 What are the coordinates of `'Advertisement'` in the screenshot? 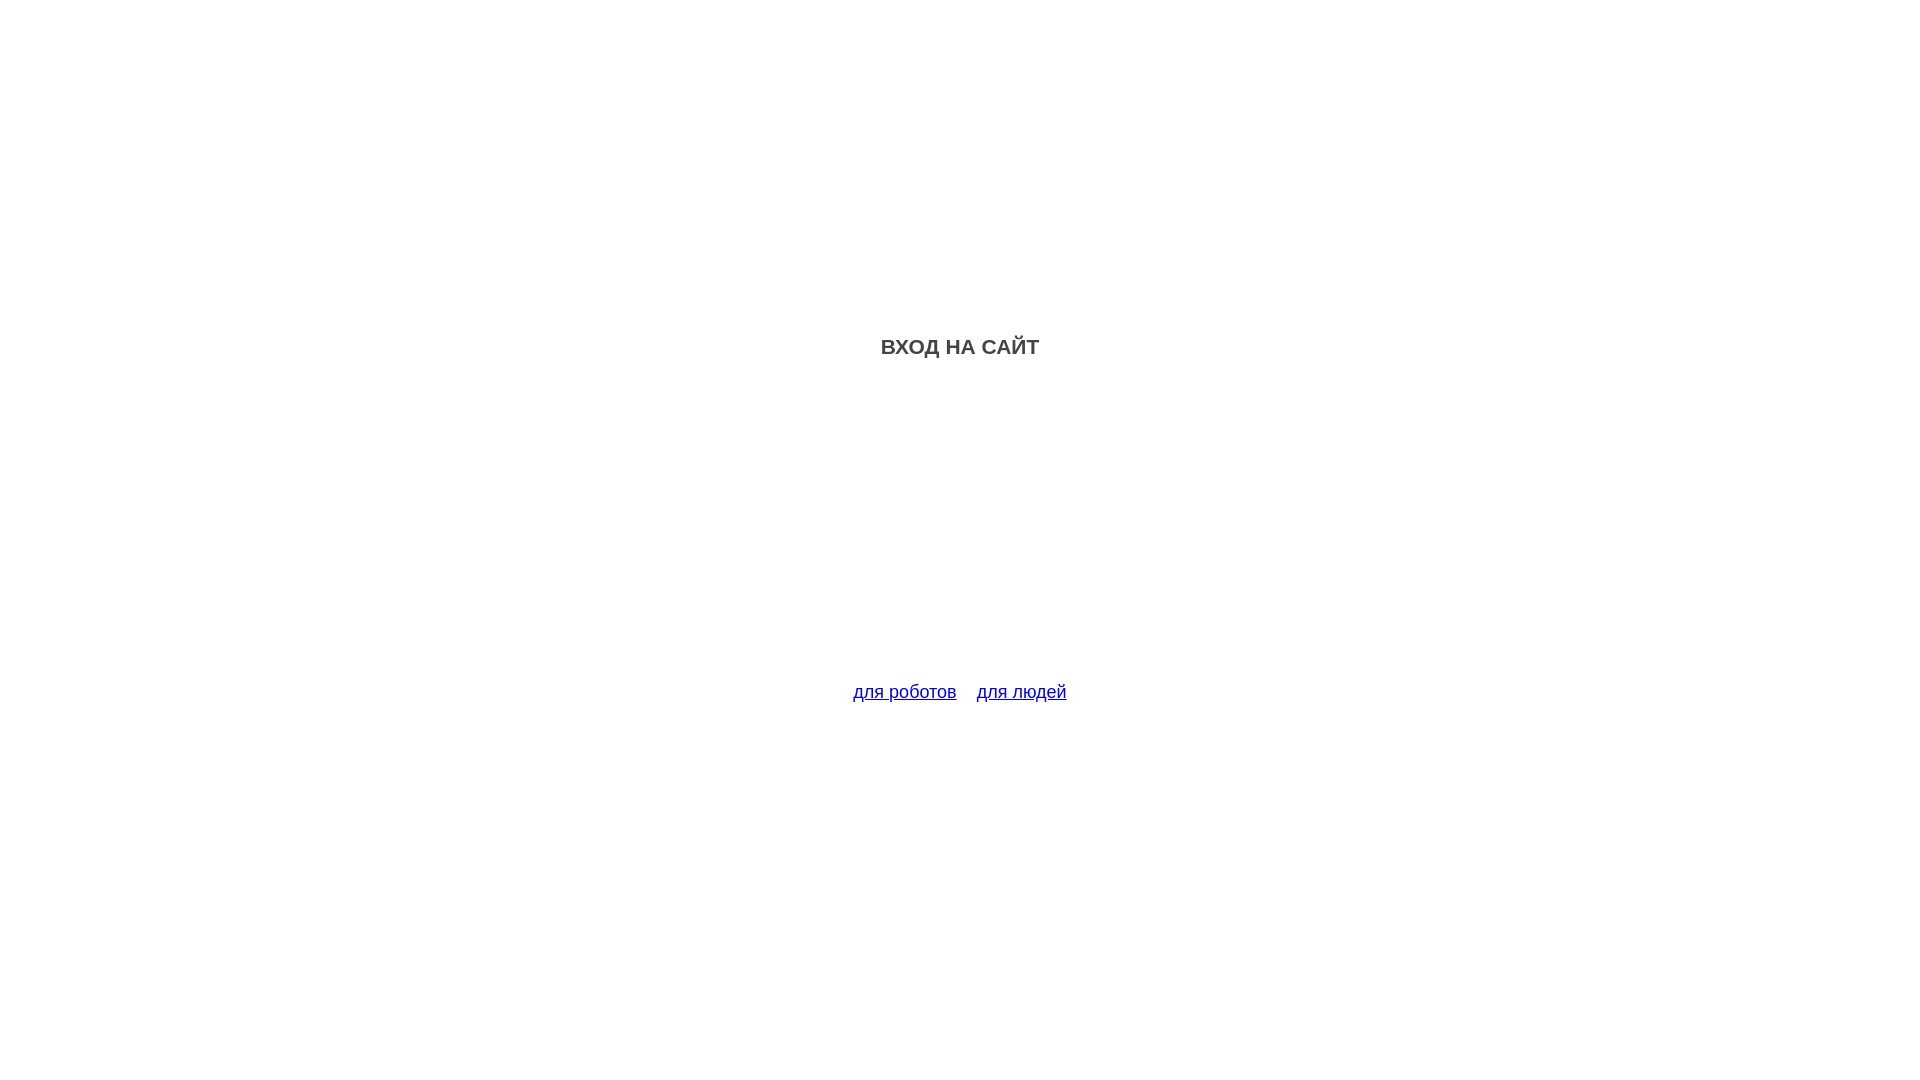 It's located at (960, 531).